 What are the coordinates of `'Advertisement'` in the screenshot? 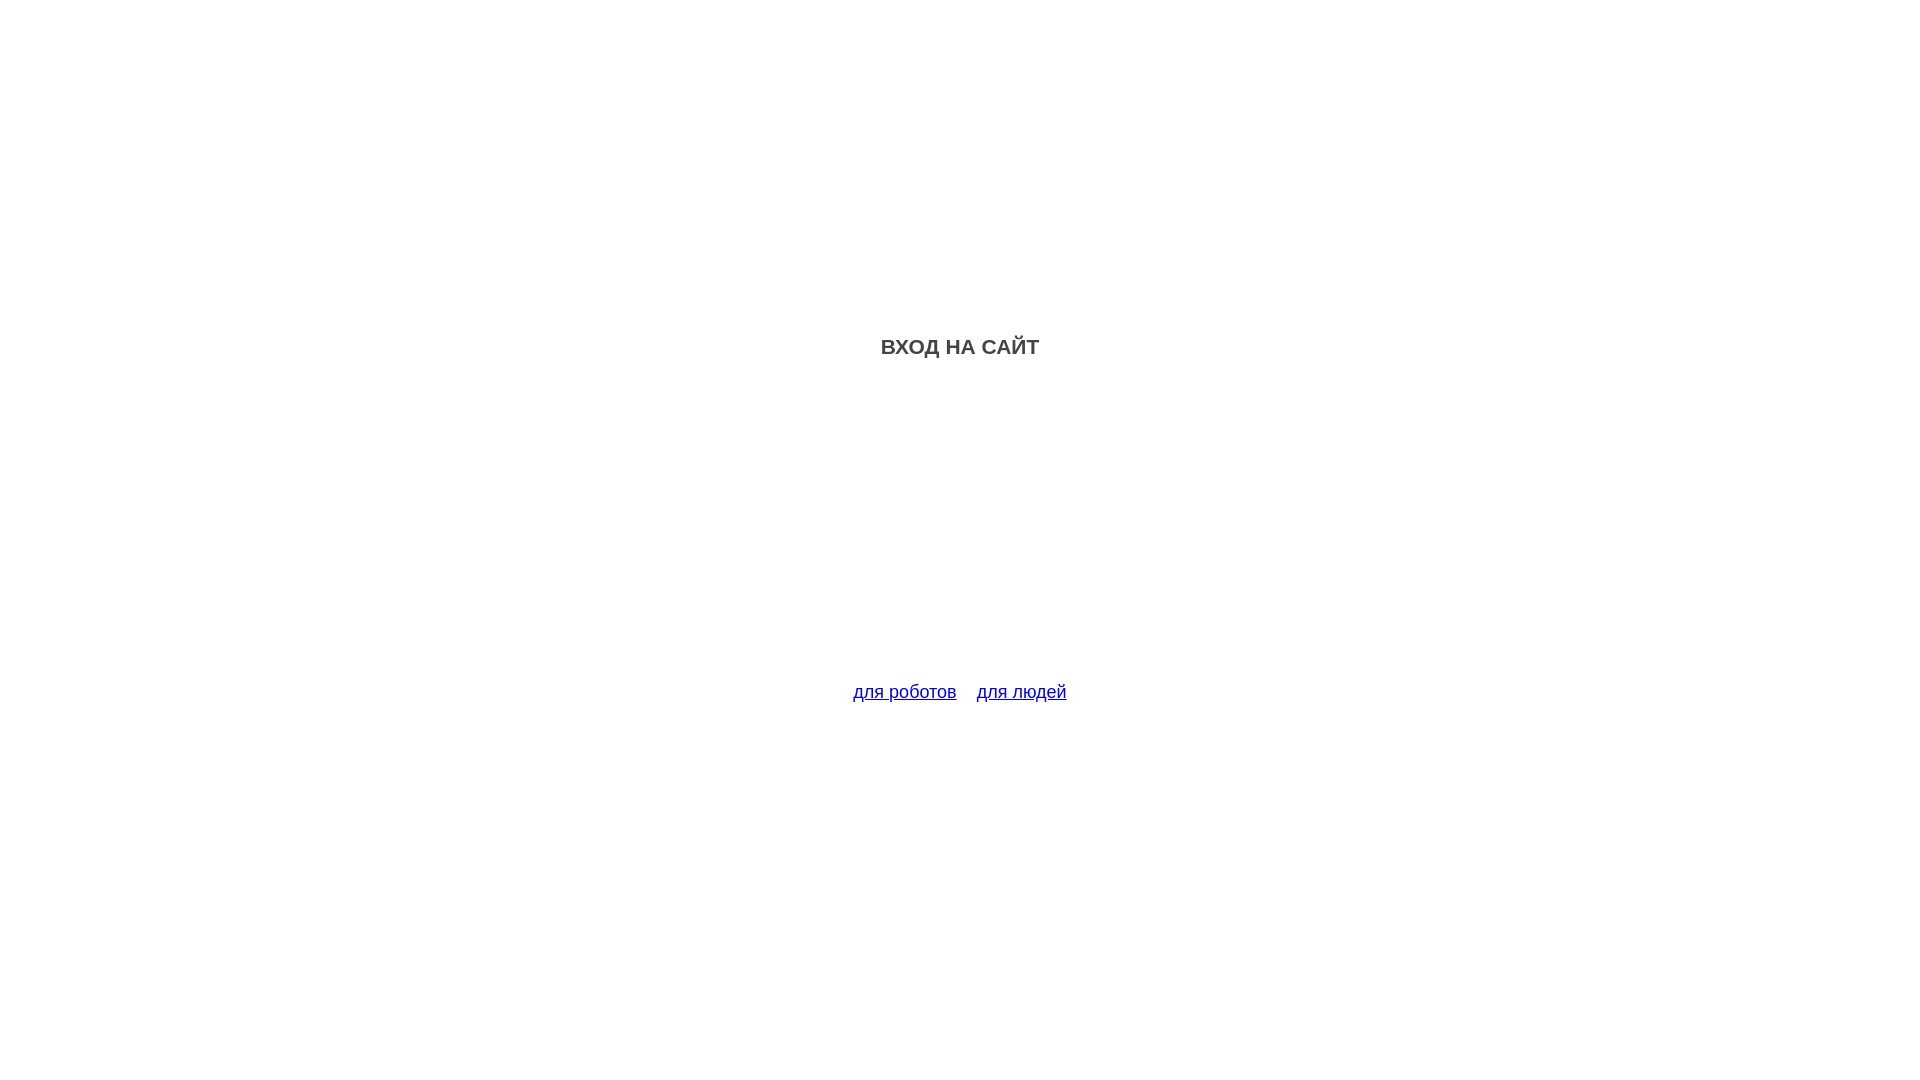 It's located at (960, 531).